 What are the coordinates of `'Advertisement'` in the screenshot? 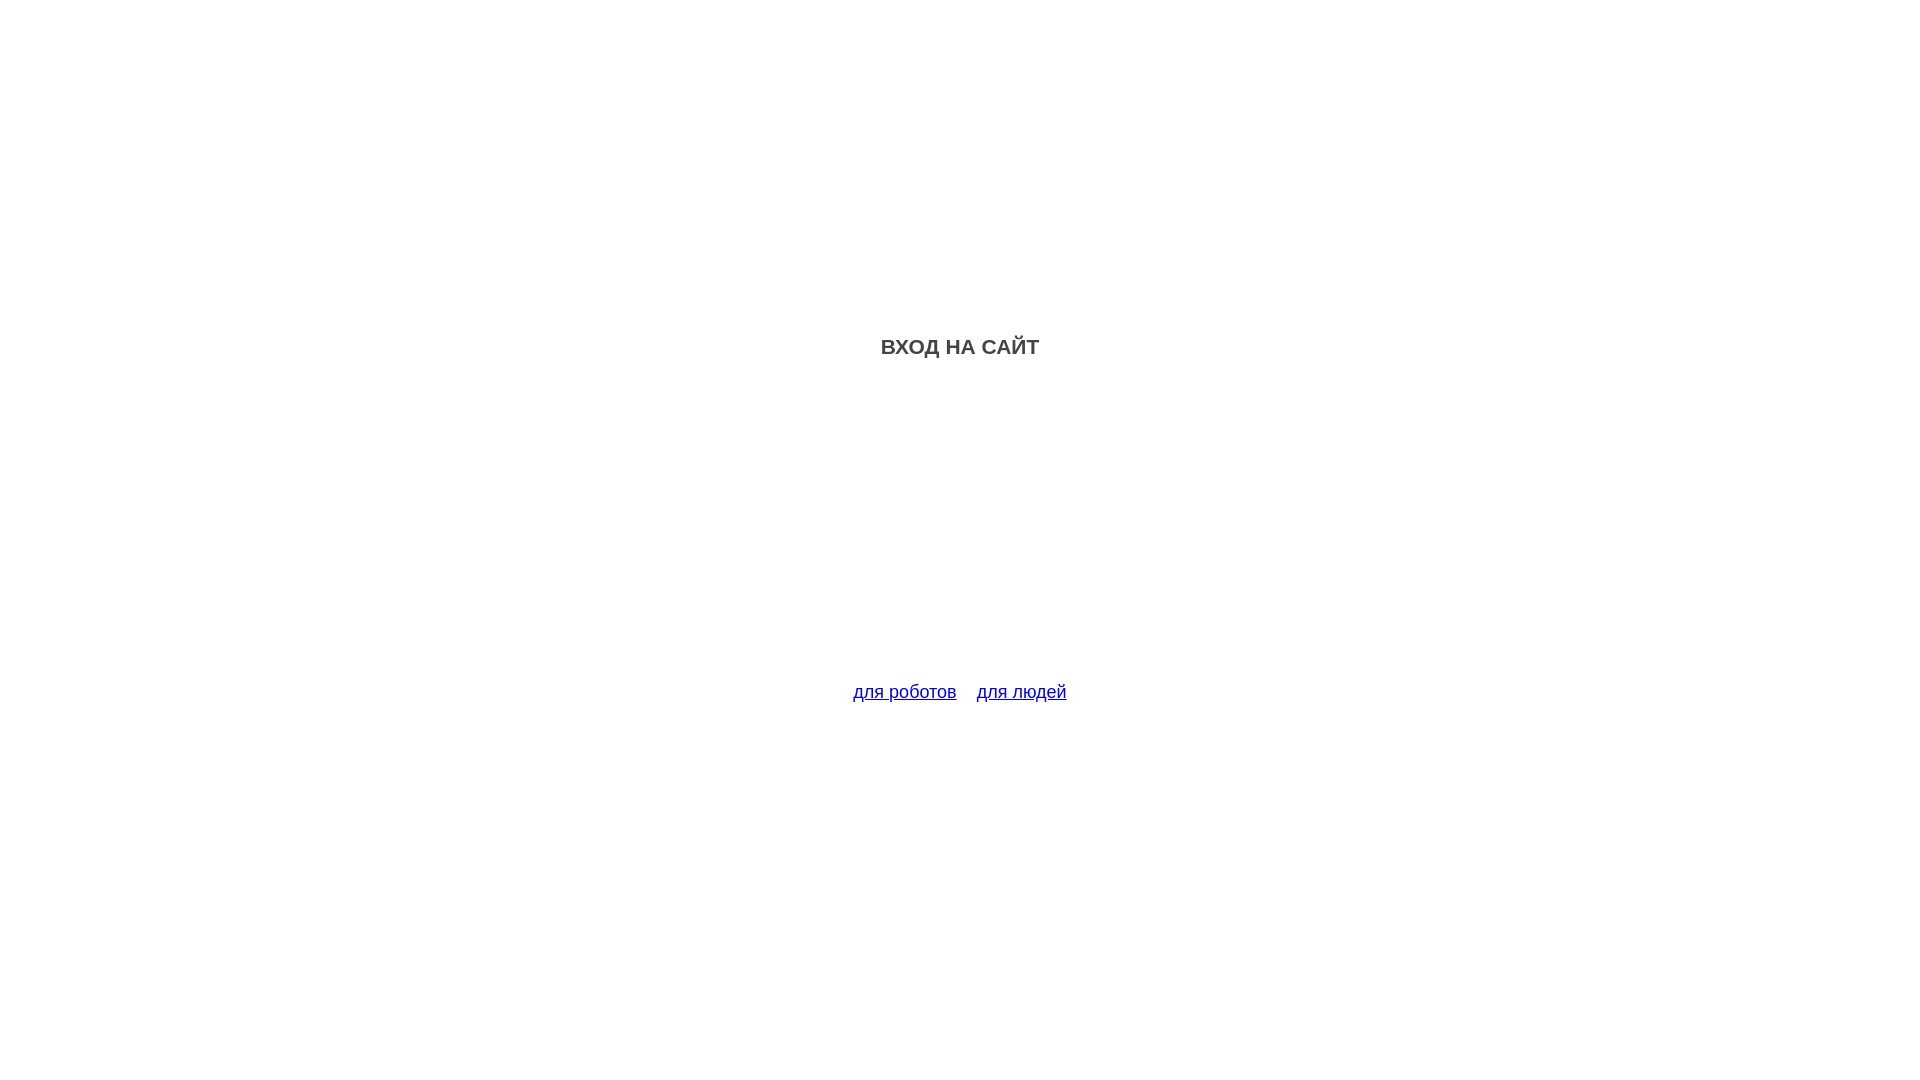 It's located at (960, 531).